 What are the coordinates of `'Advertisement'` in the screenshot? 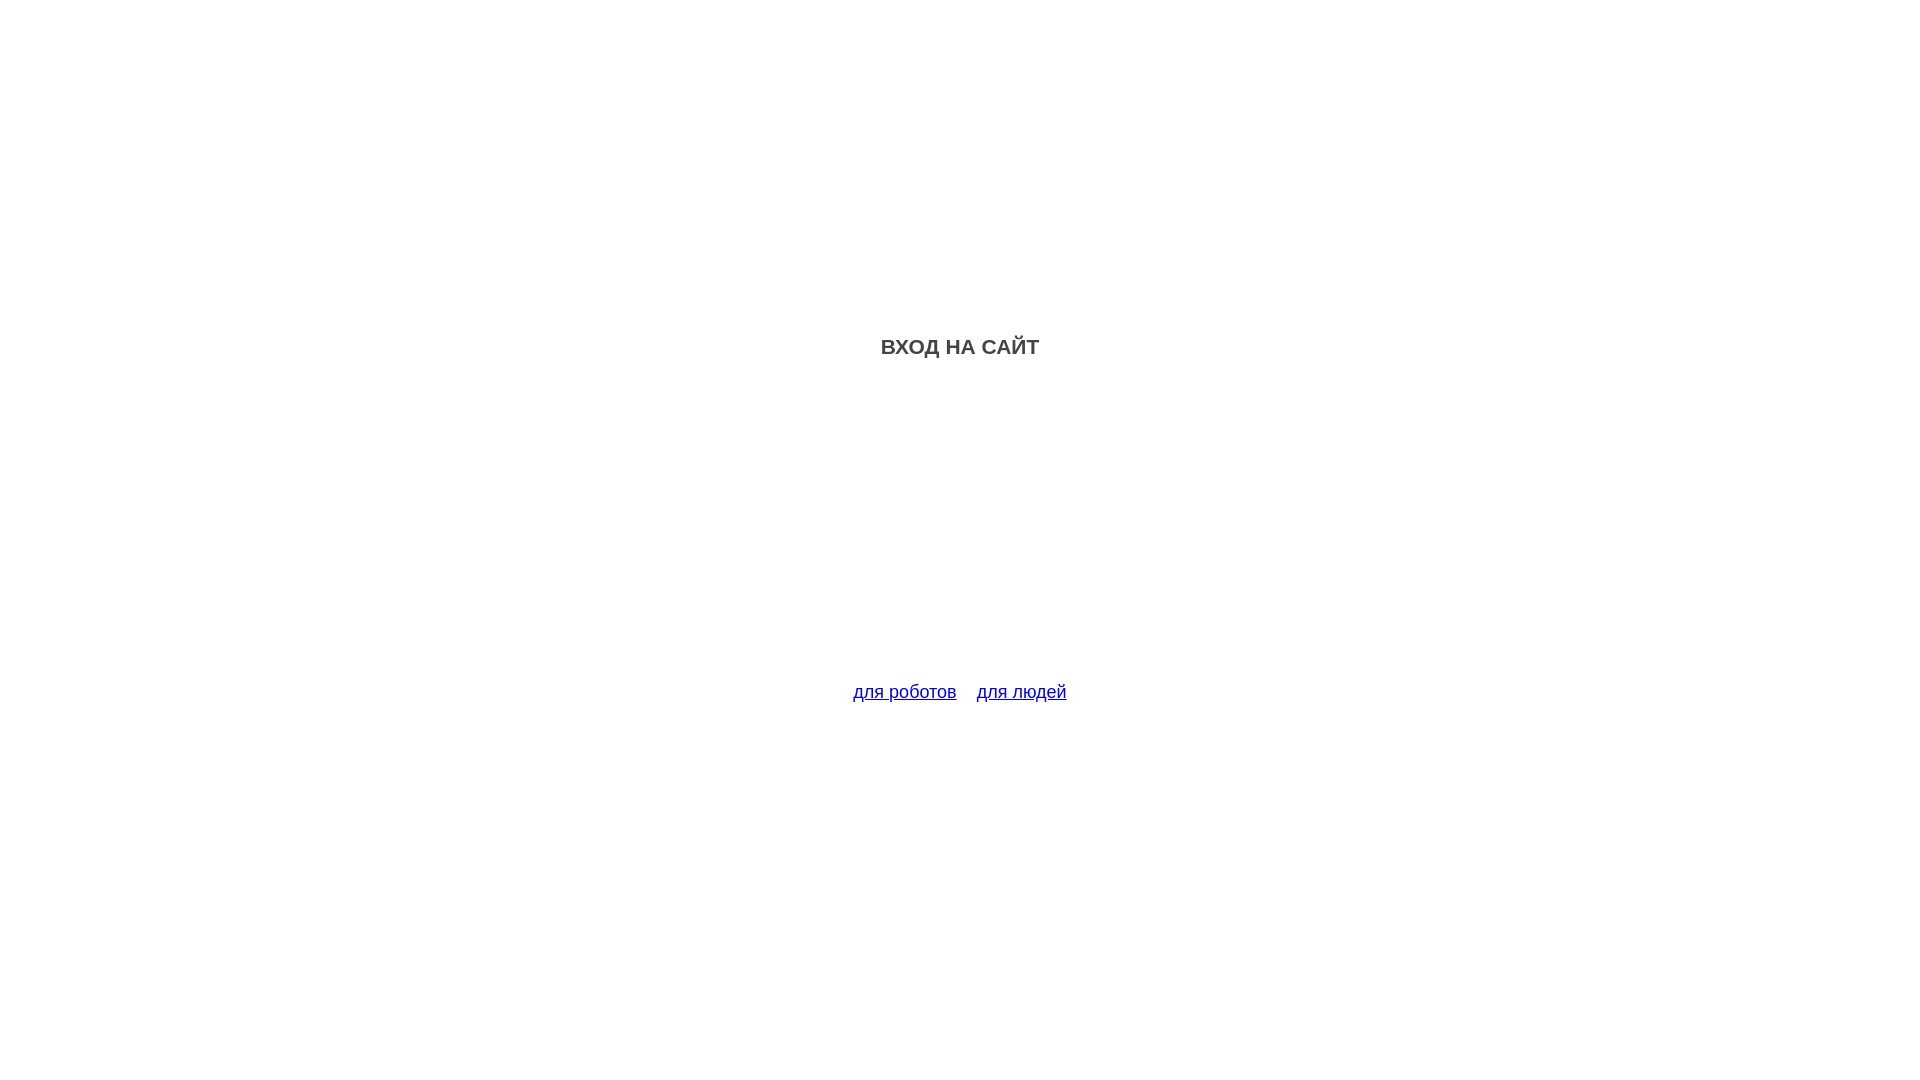 It's located at (960, 531).